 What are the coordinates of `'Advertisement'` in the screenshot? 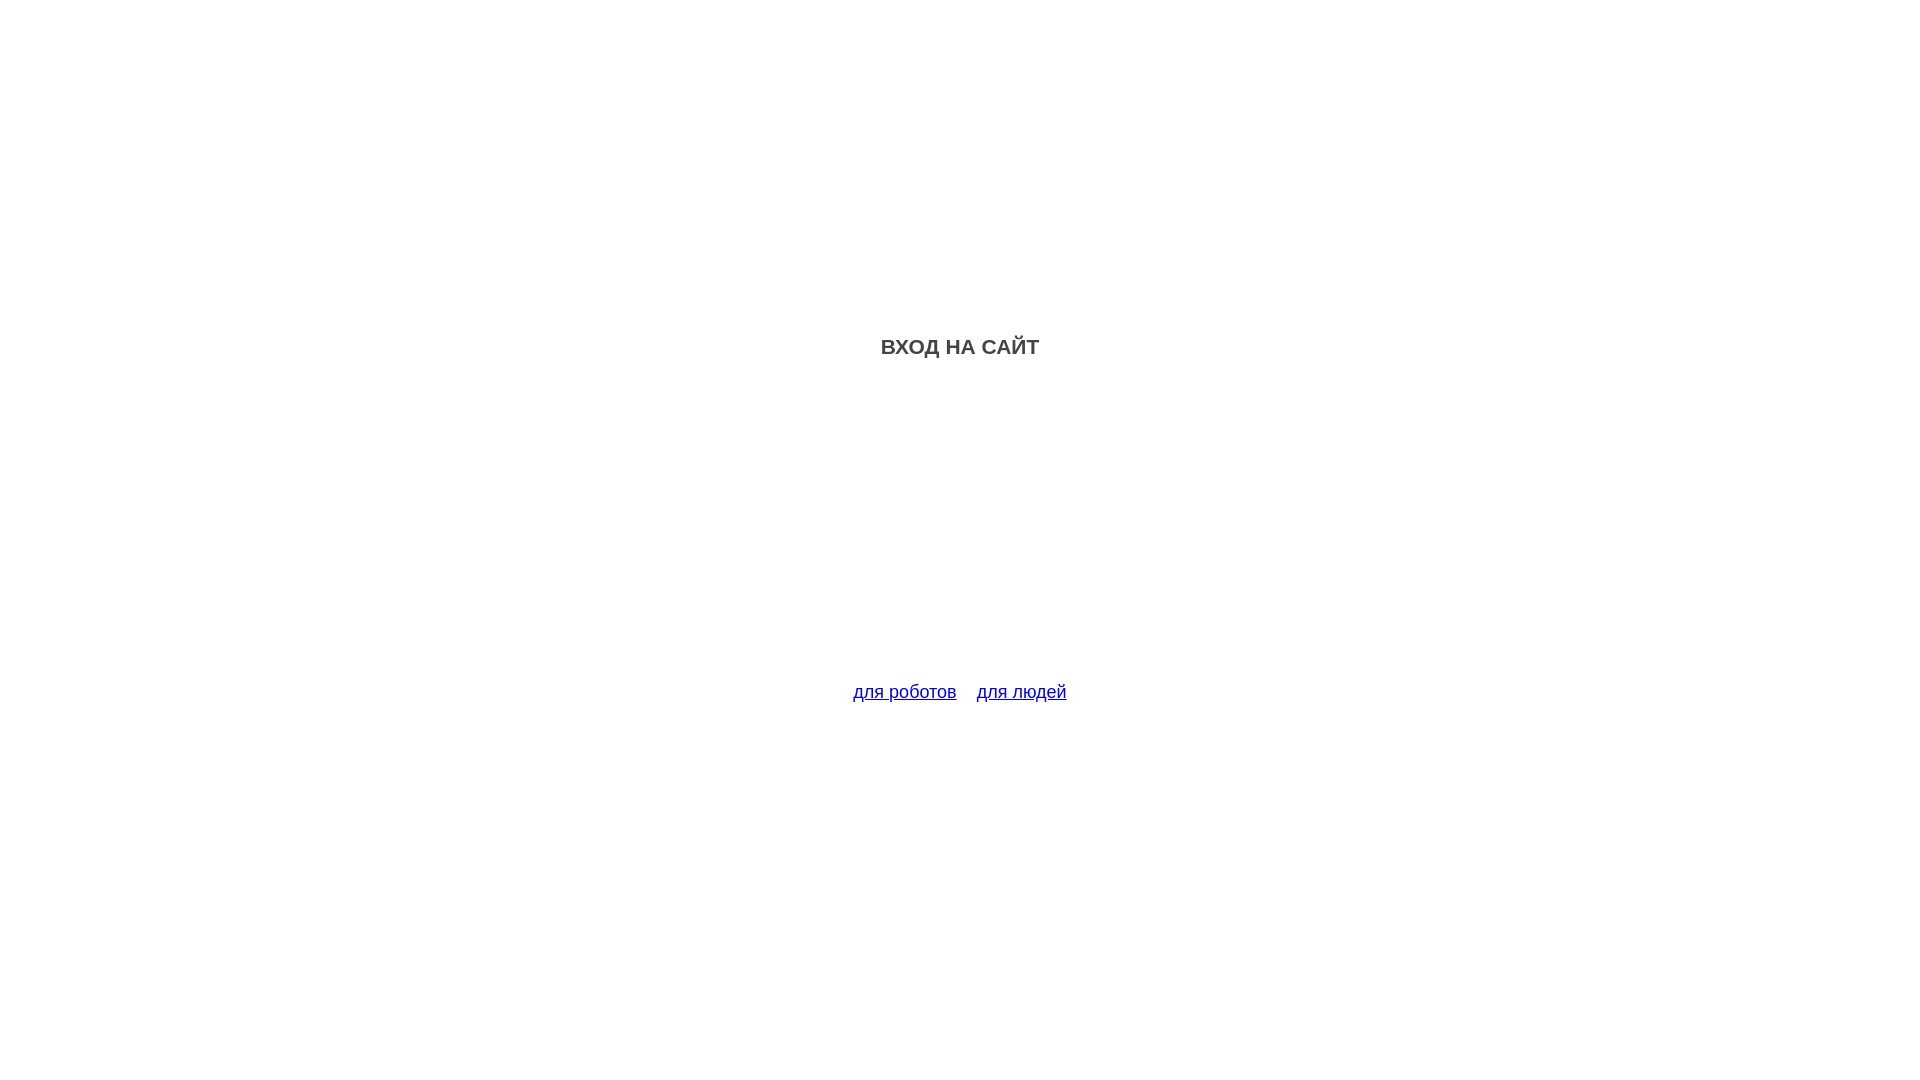 It's located at (960, 531).